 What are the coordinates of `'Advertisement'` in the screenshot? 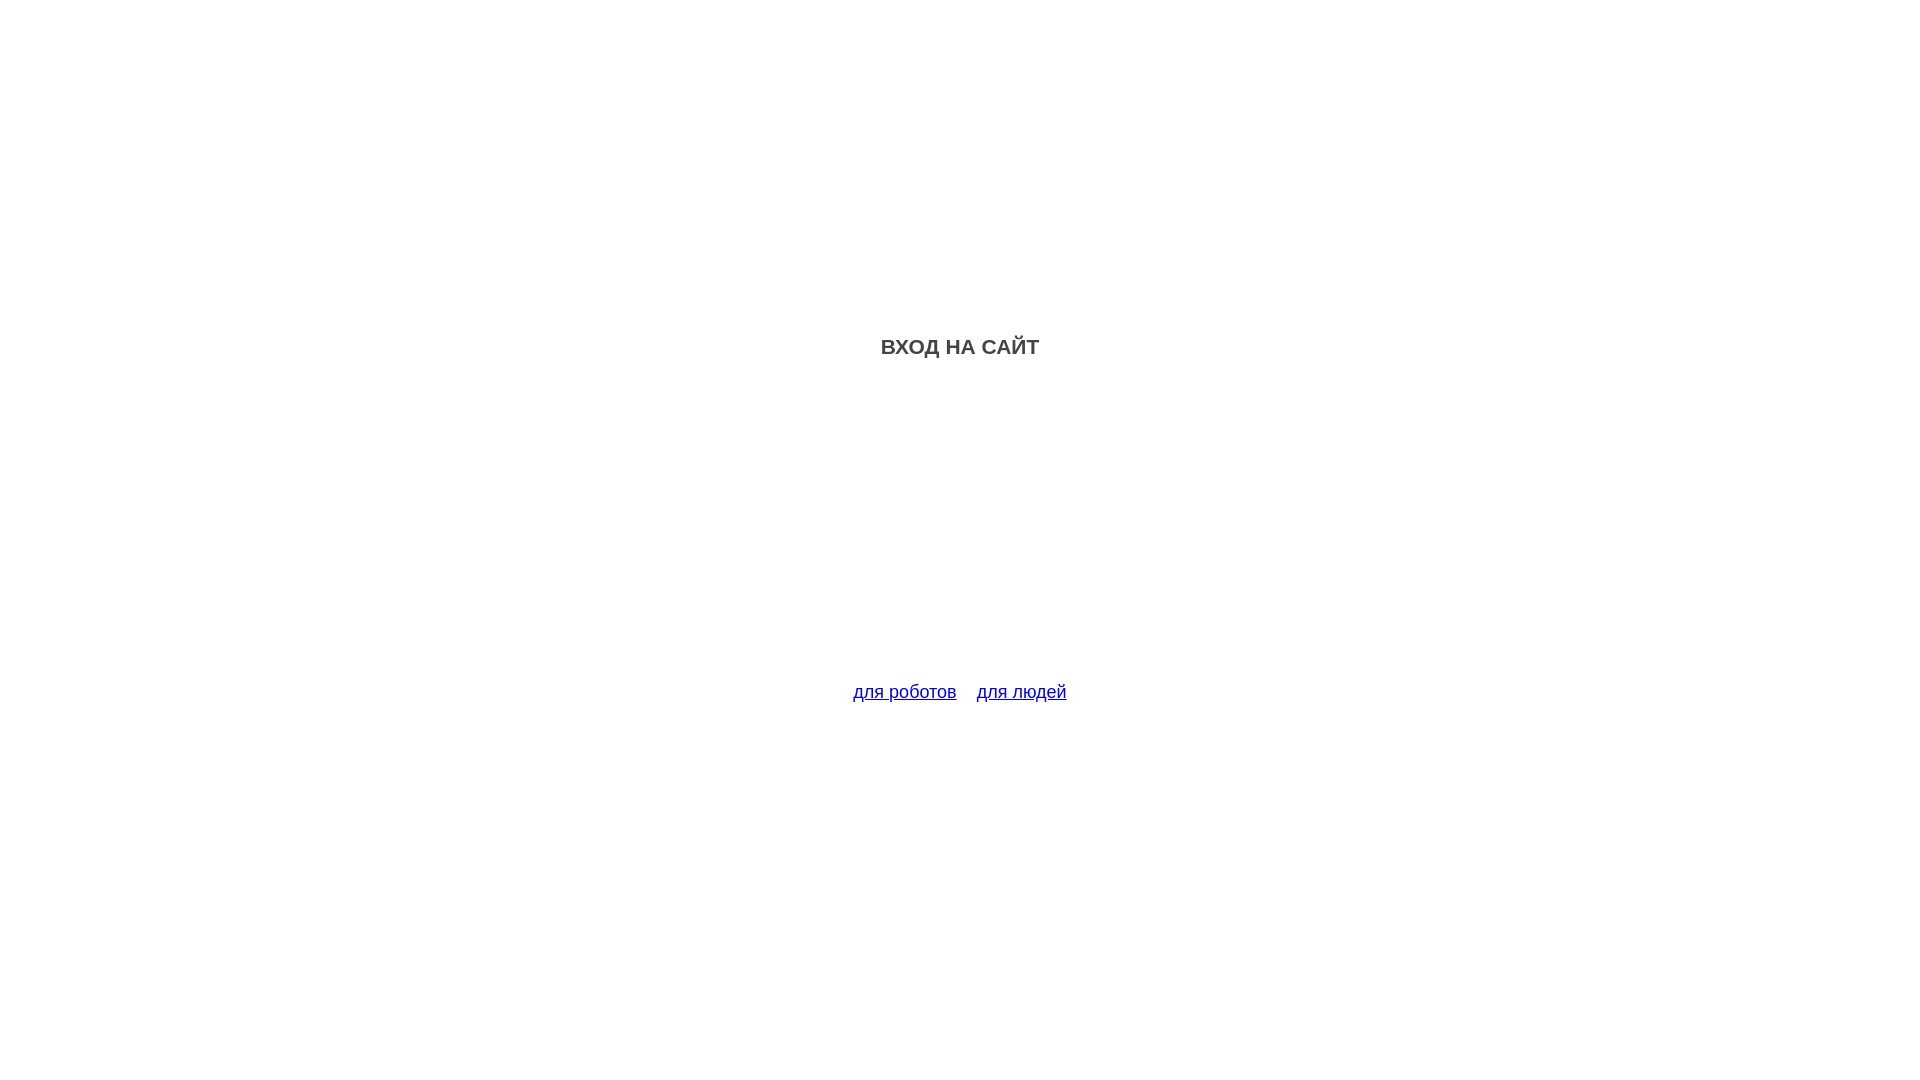 It's located at (960, 531).